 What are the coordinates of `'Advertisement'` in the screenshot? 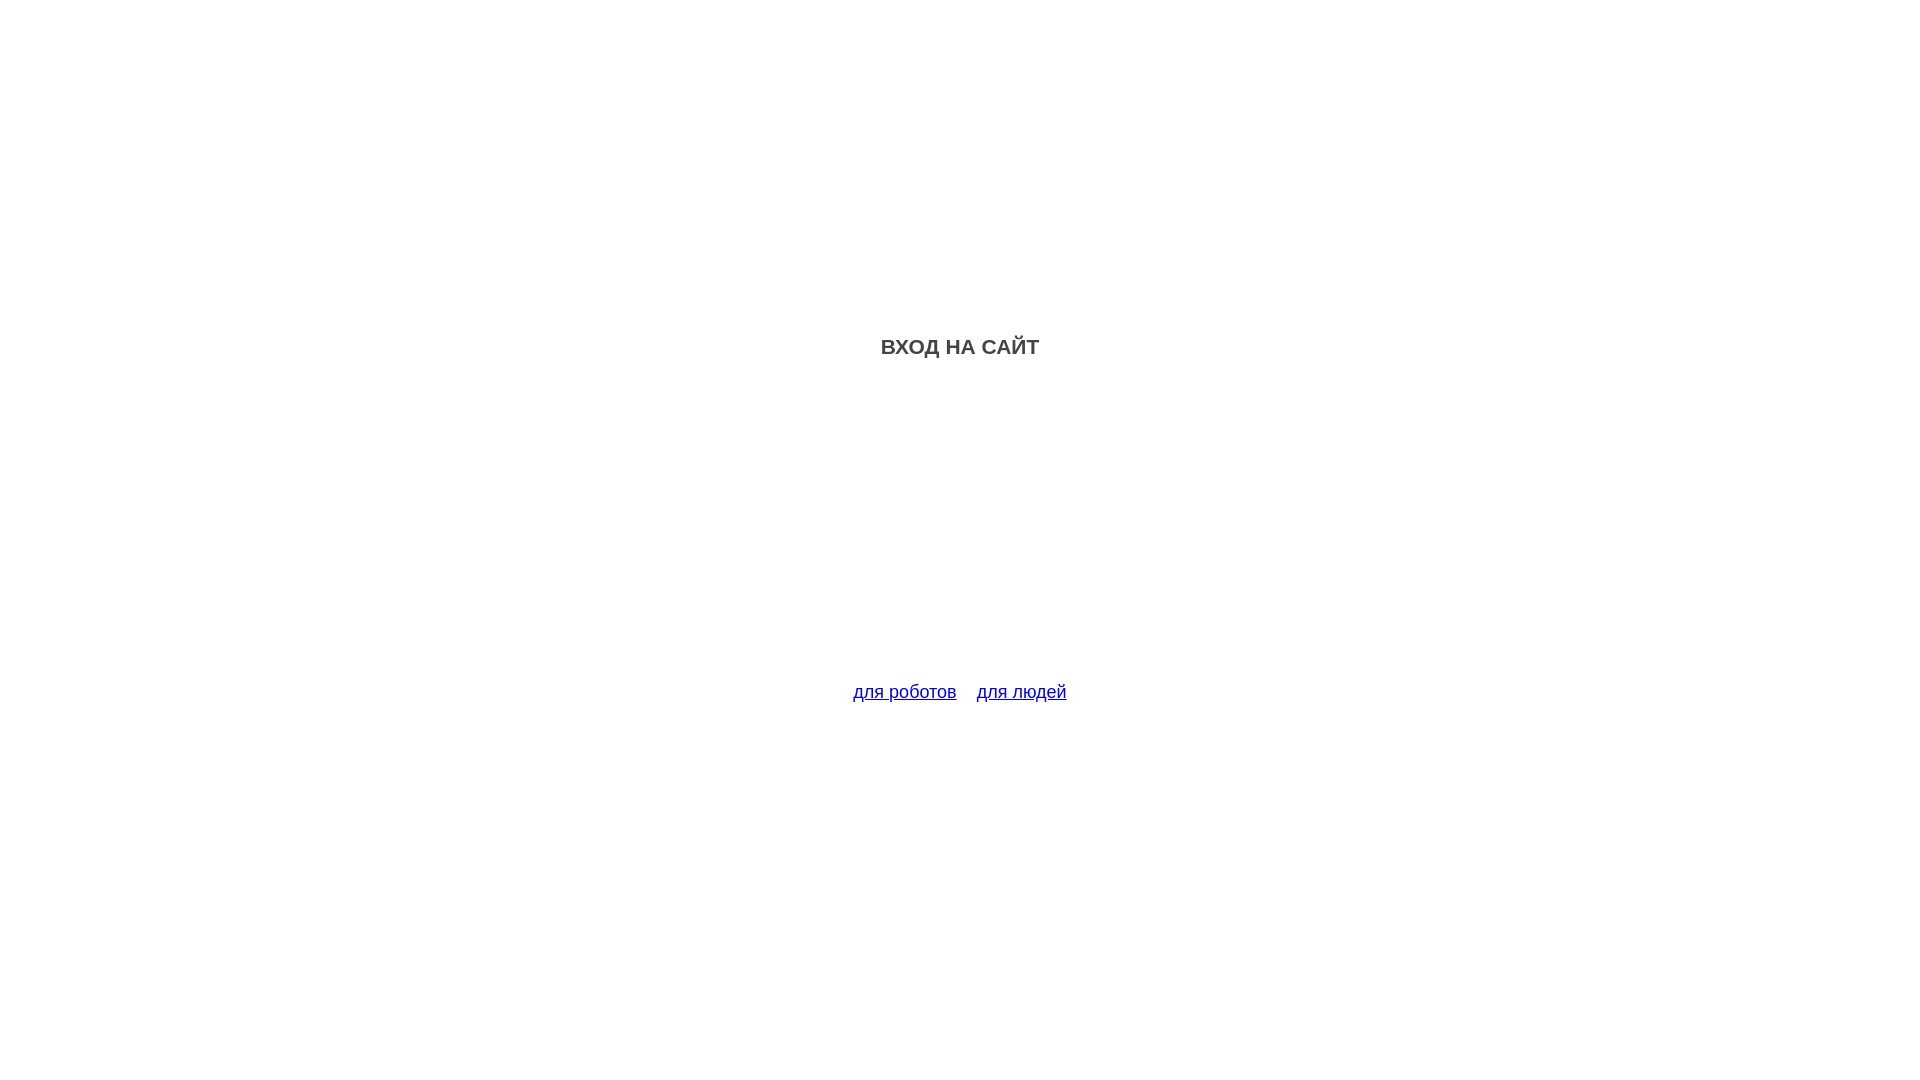 It's located at (960, 531).